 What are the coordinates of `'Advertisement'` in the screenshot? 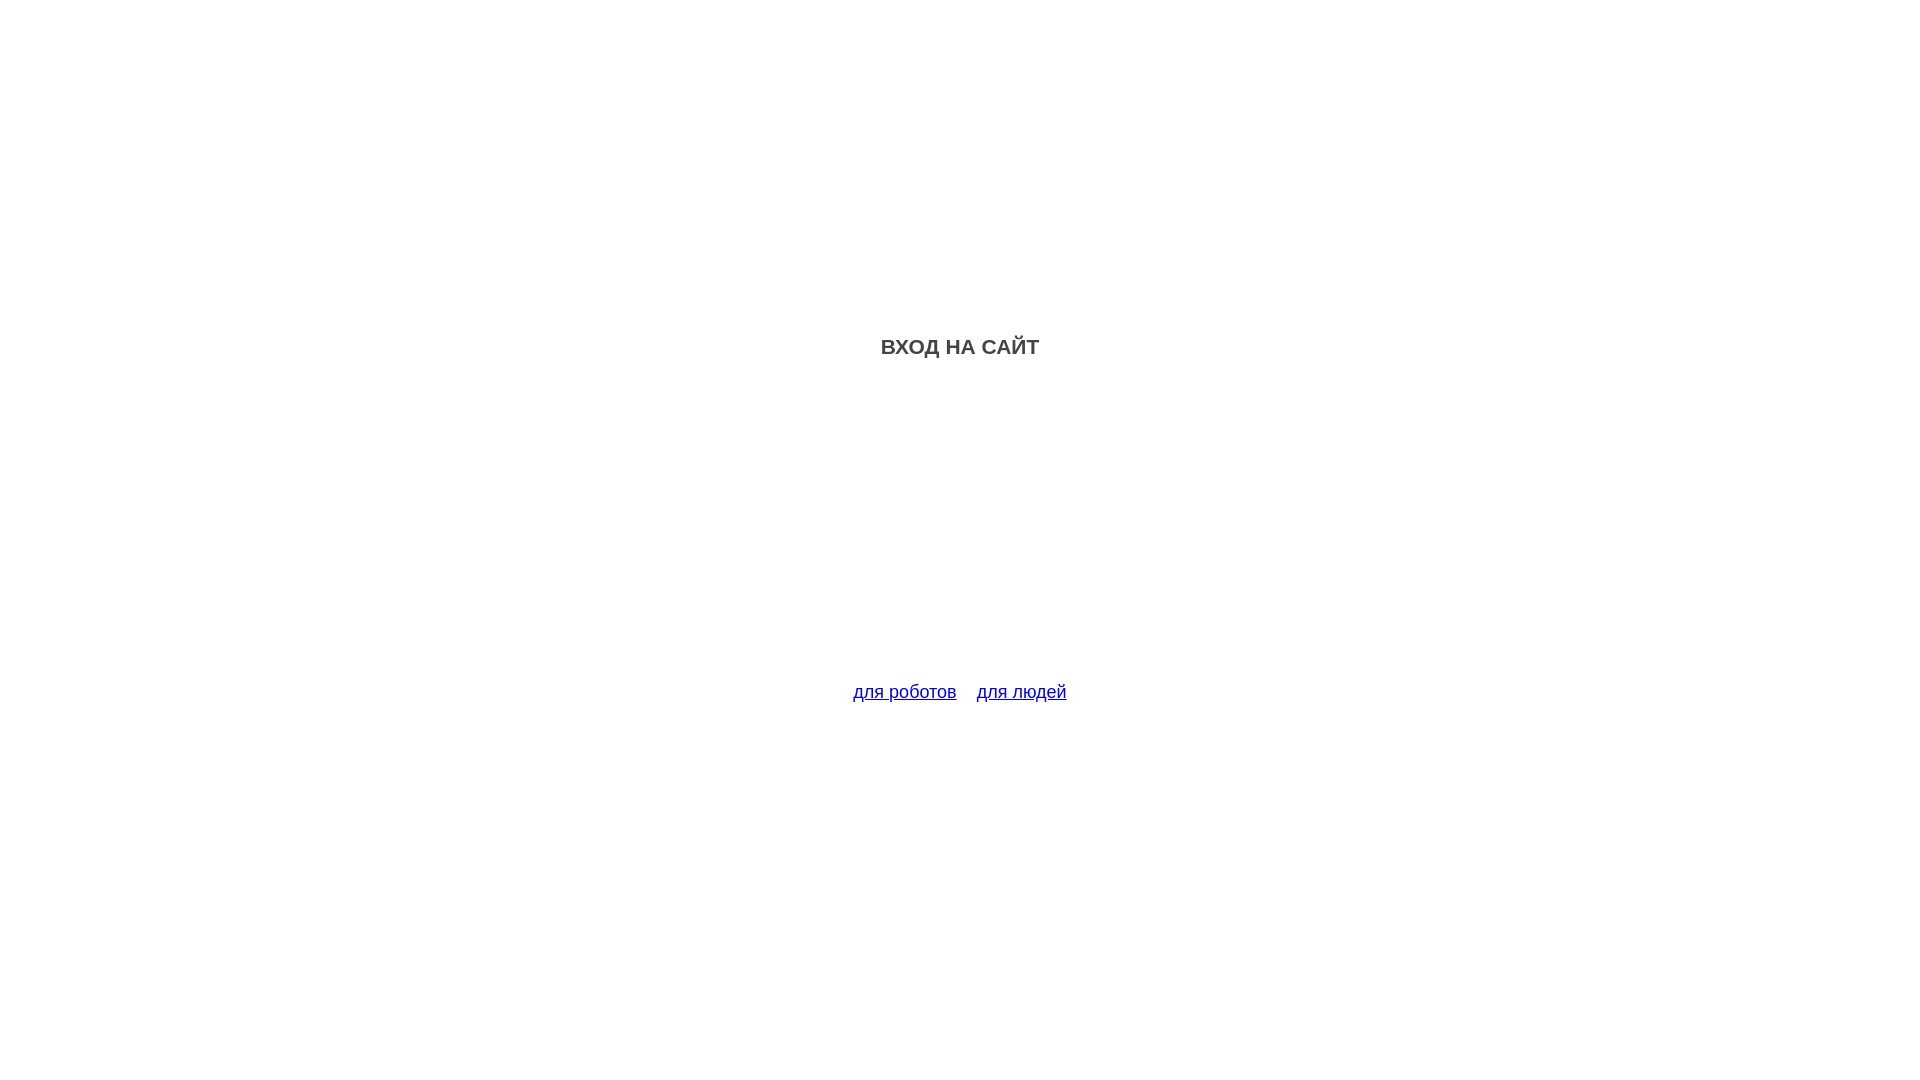 It's located at (960, 531).